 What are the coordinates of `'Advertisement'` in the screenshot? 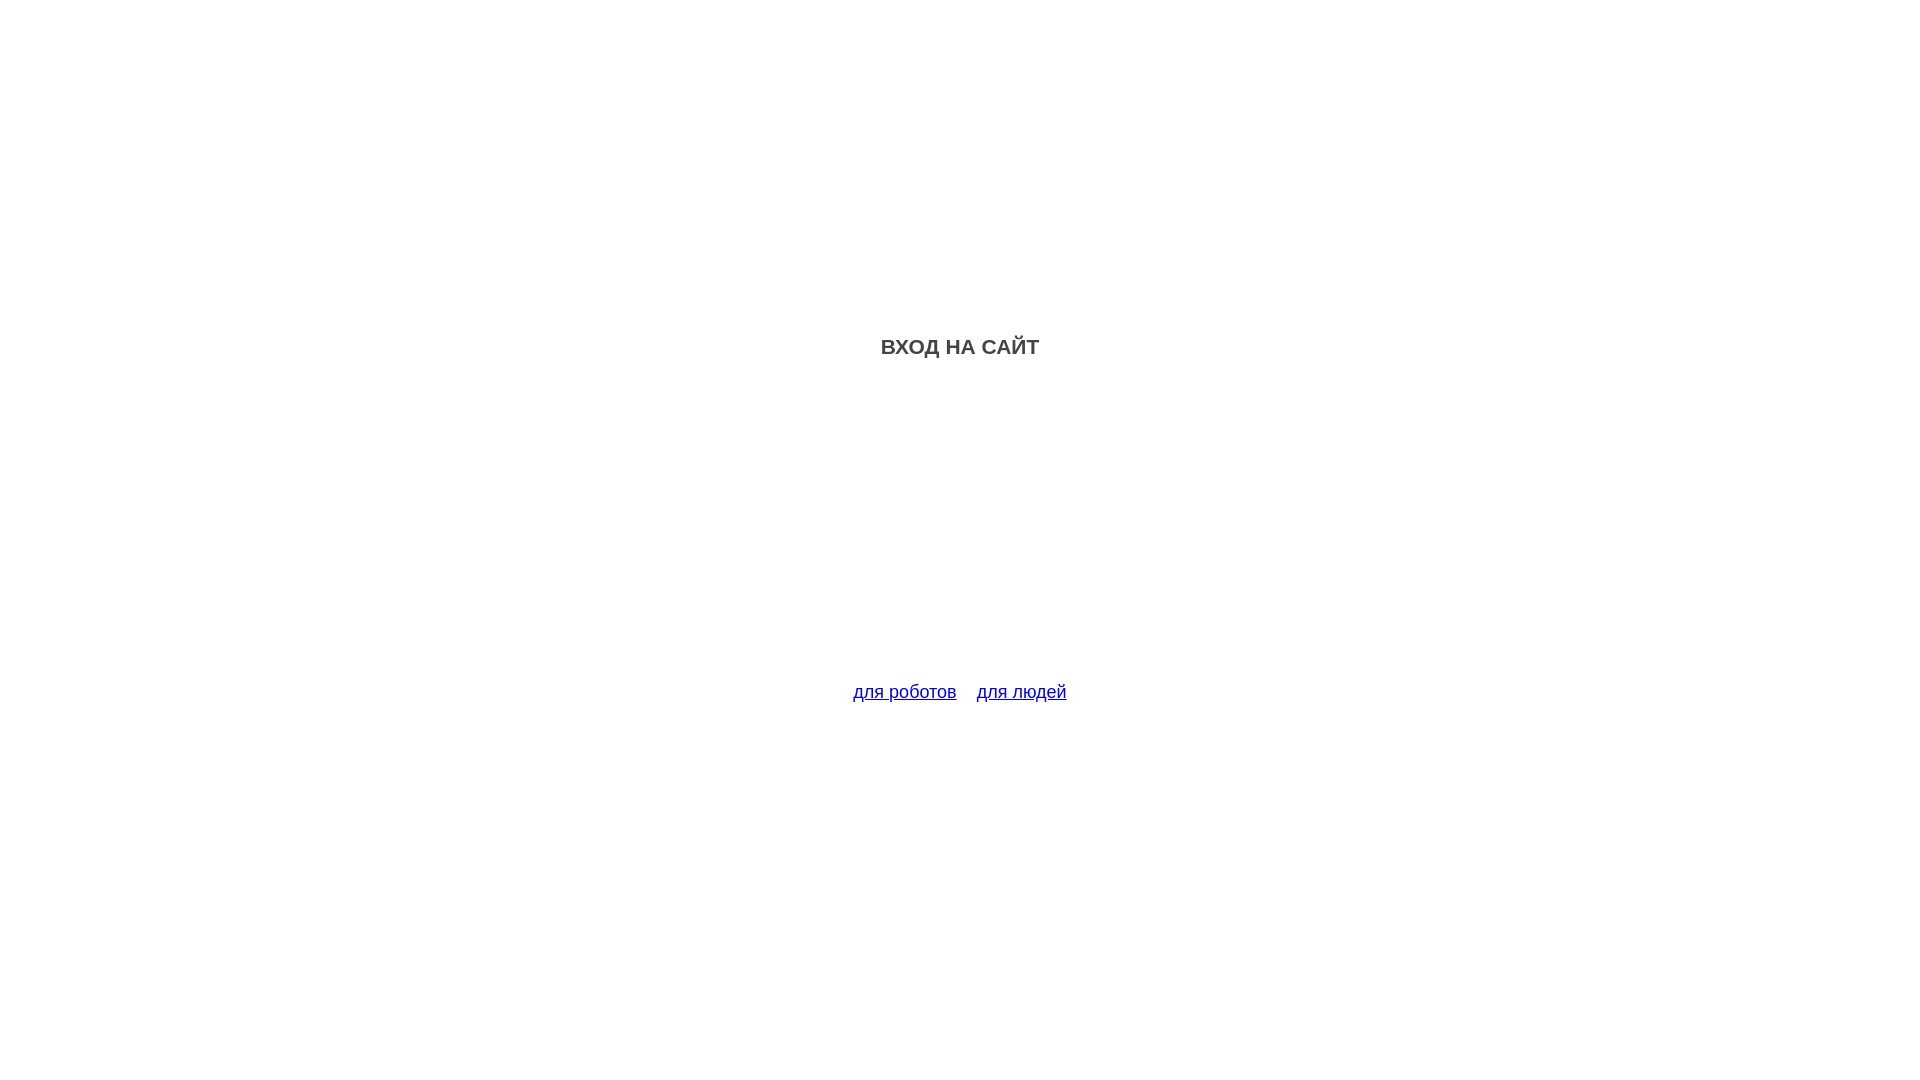 It's located at (960, 531).